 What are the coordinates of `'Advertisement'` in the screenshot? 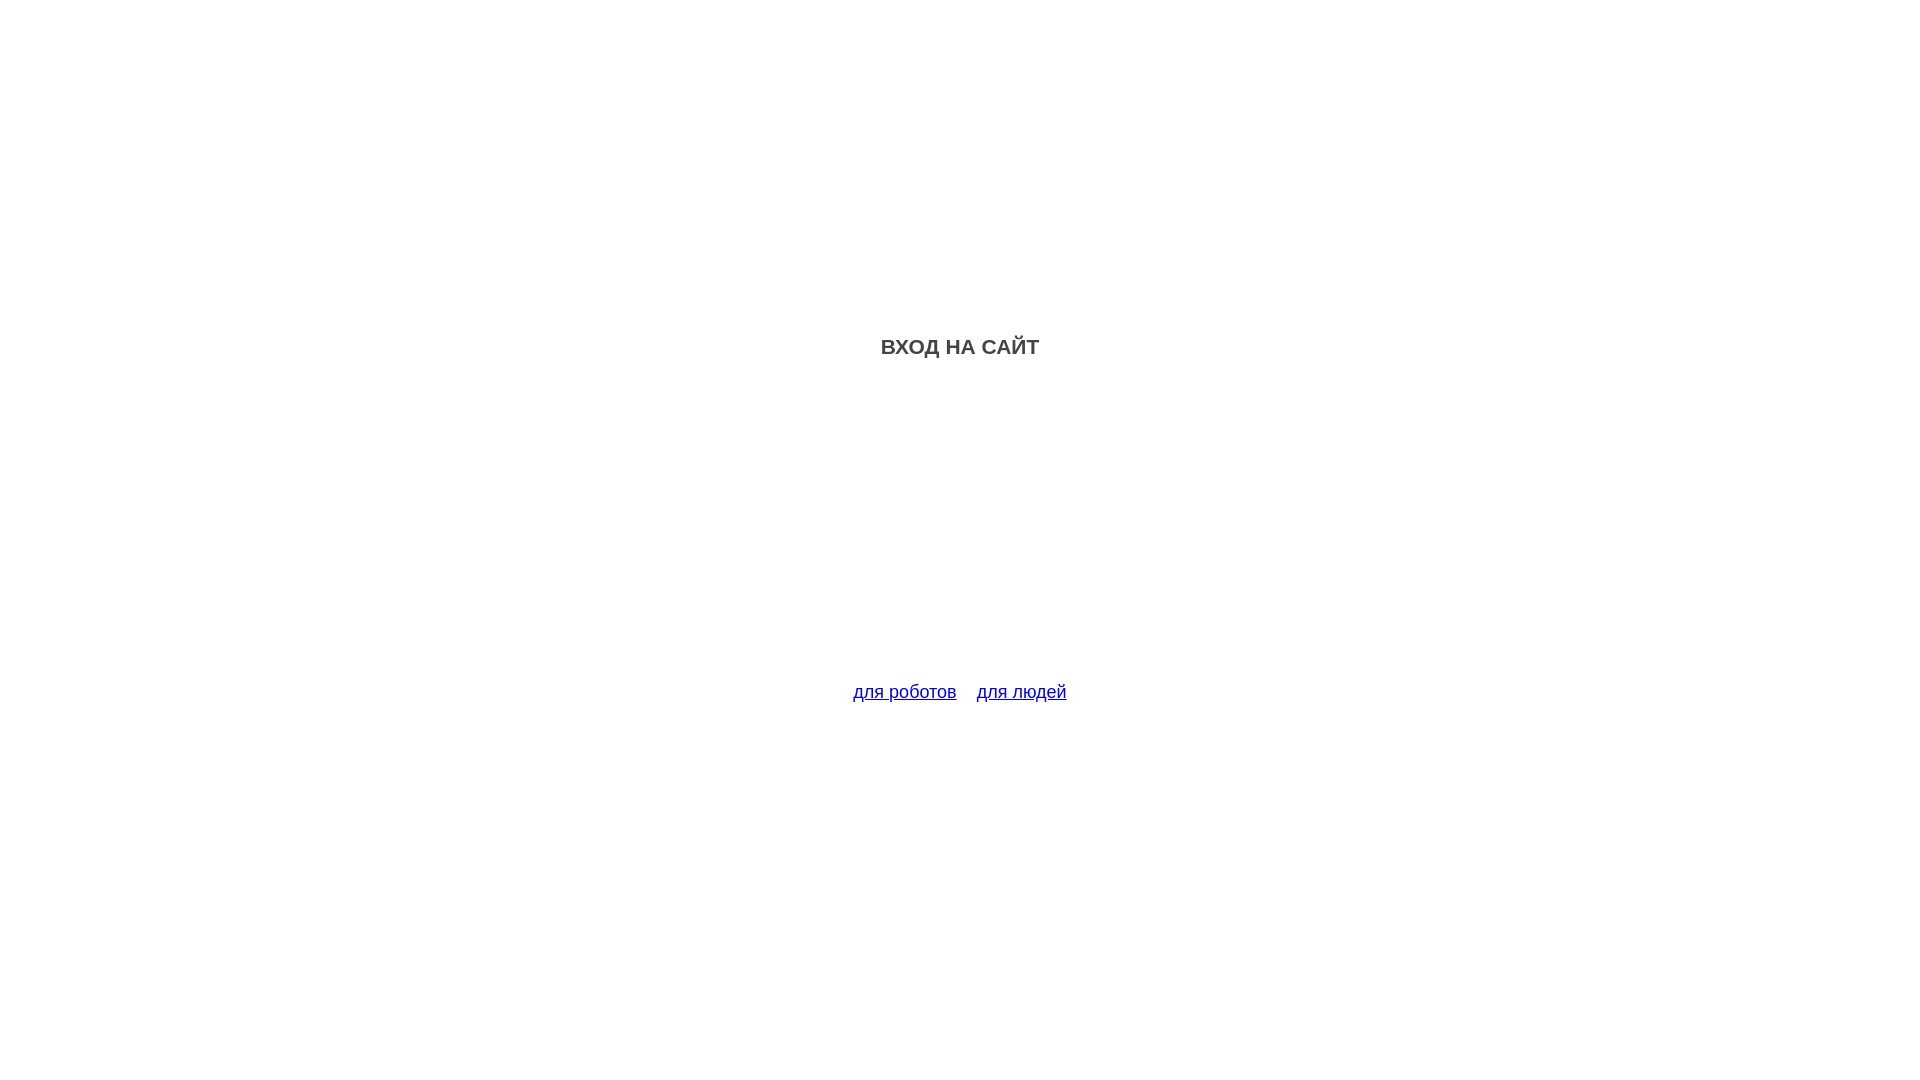 It's located at (960, 531).